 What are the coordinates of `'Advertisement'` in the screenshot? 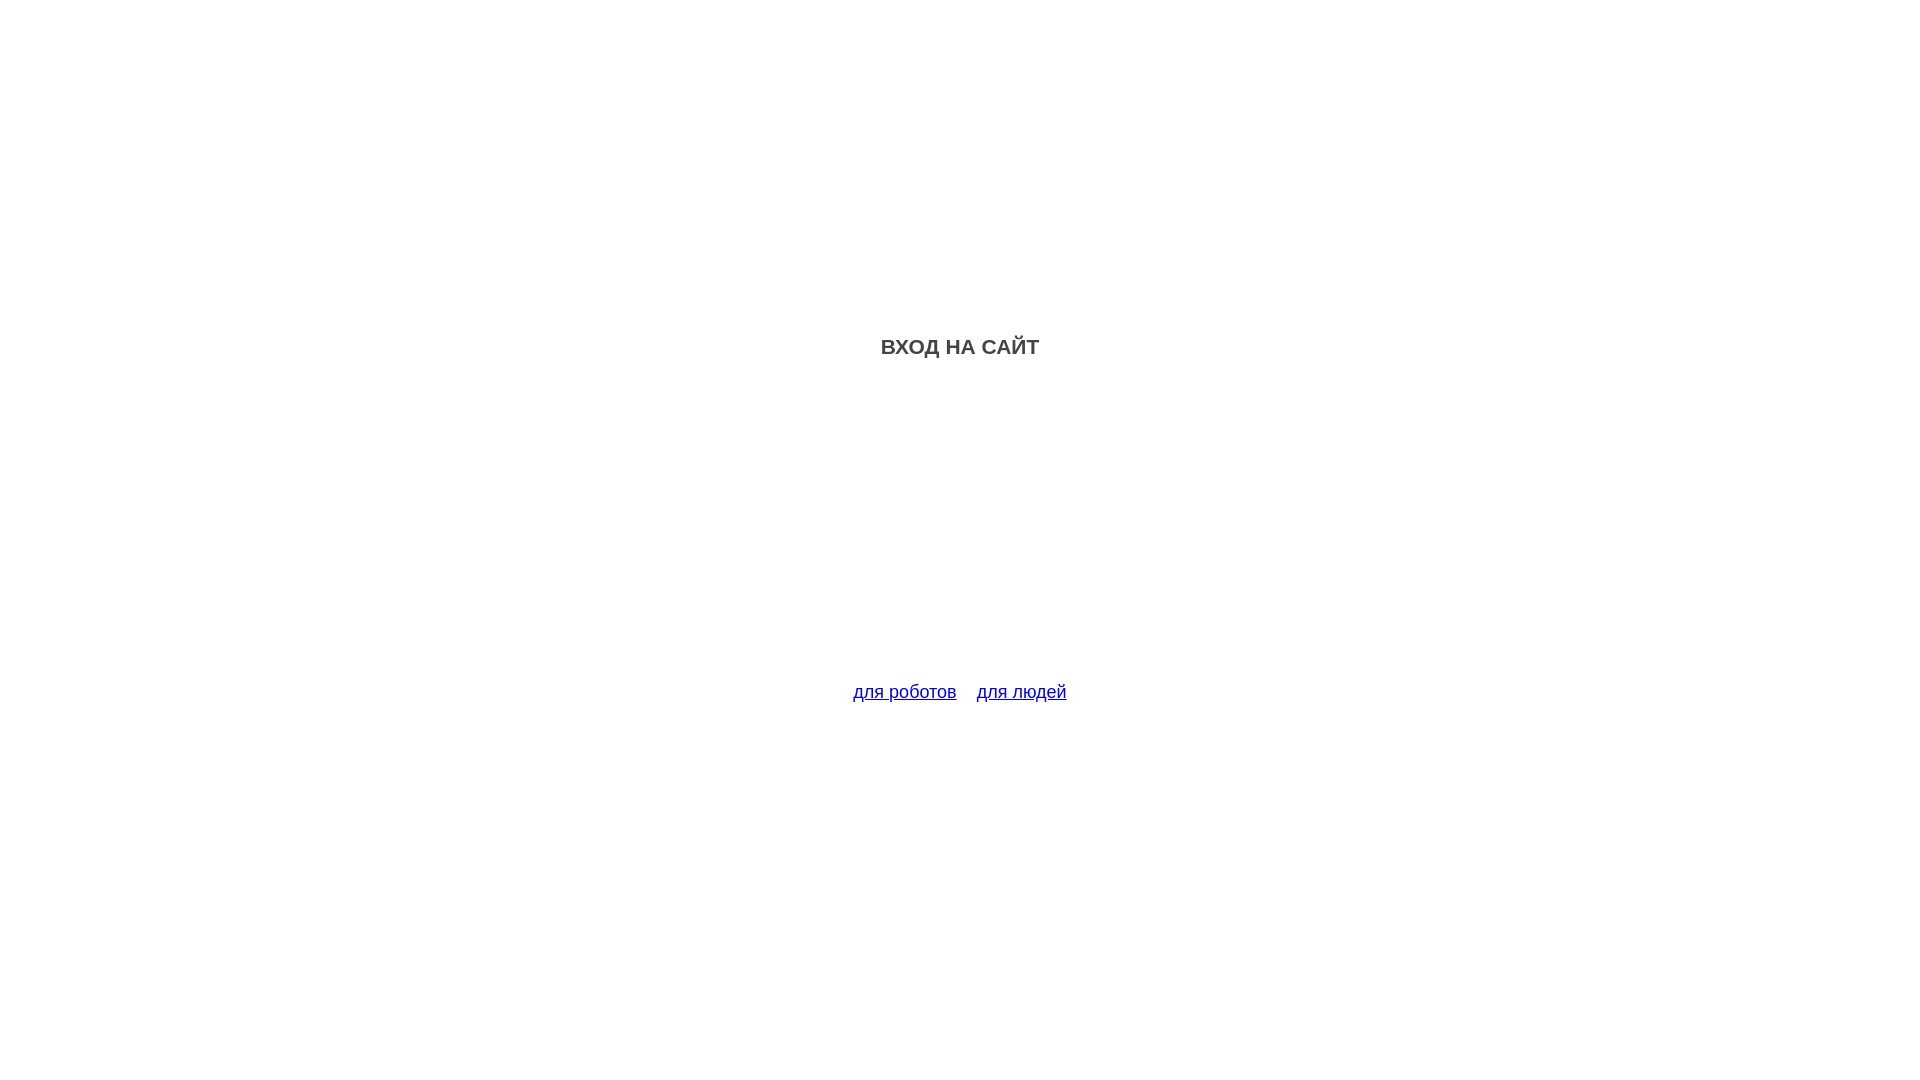 It's located at (960, 531).